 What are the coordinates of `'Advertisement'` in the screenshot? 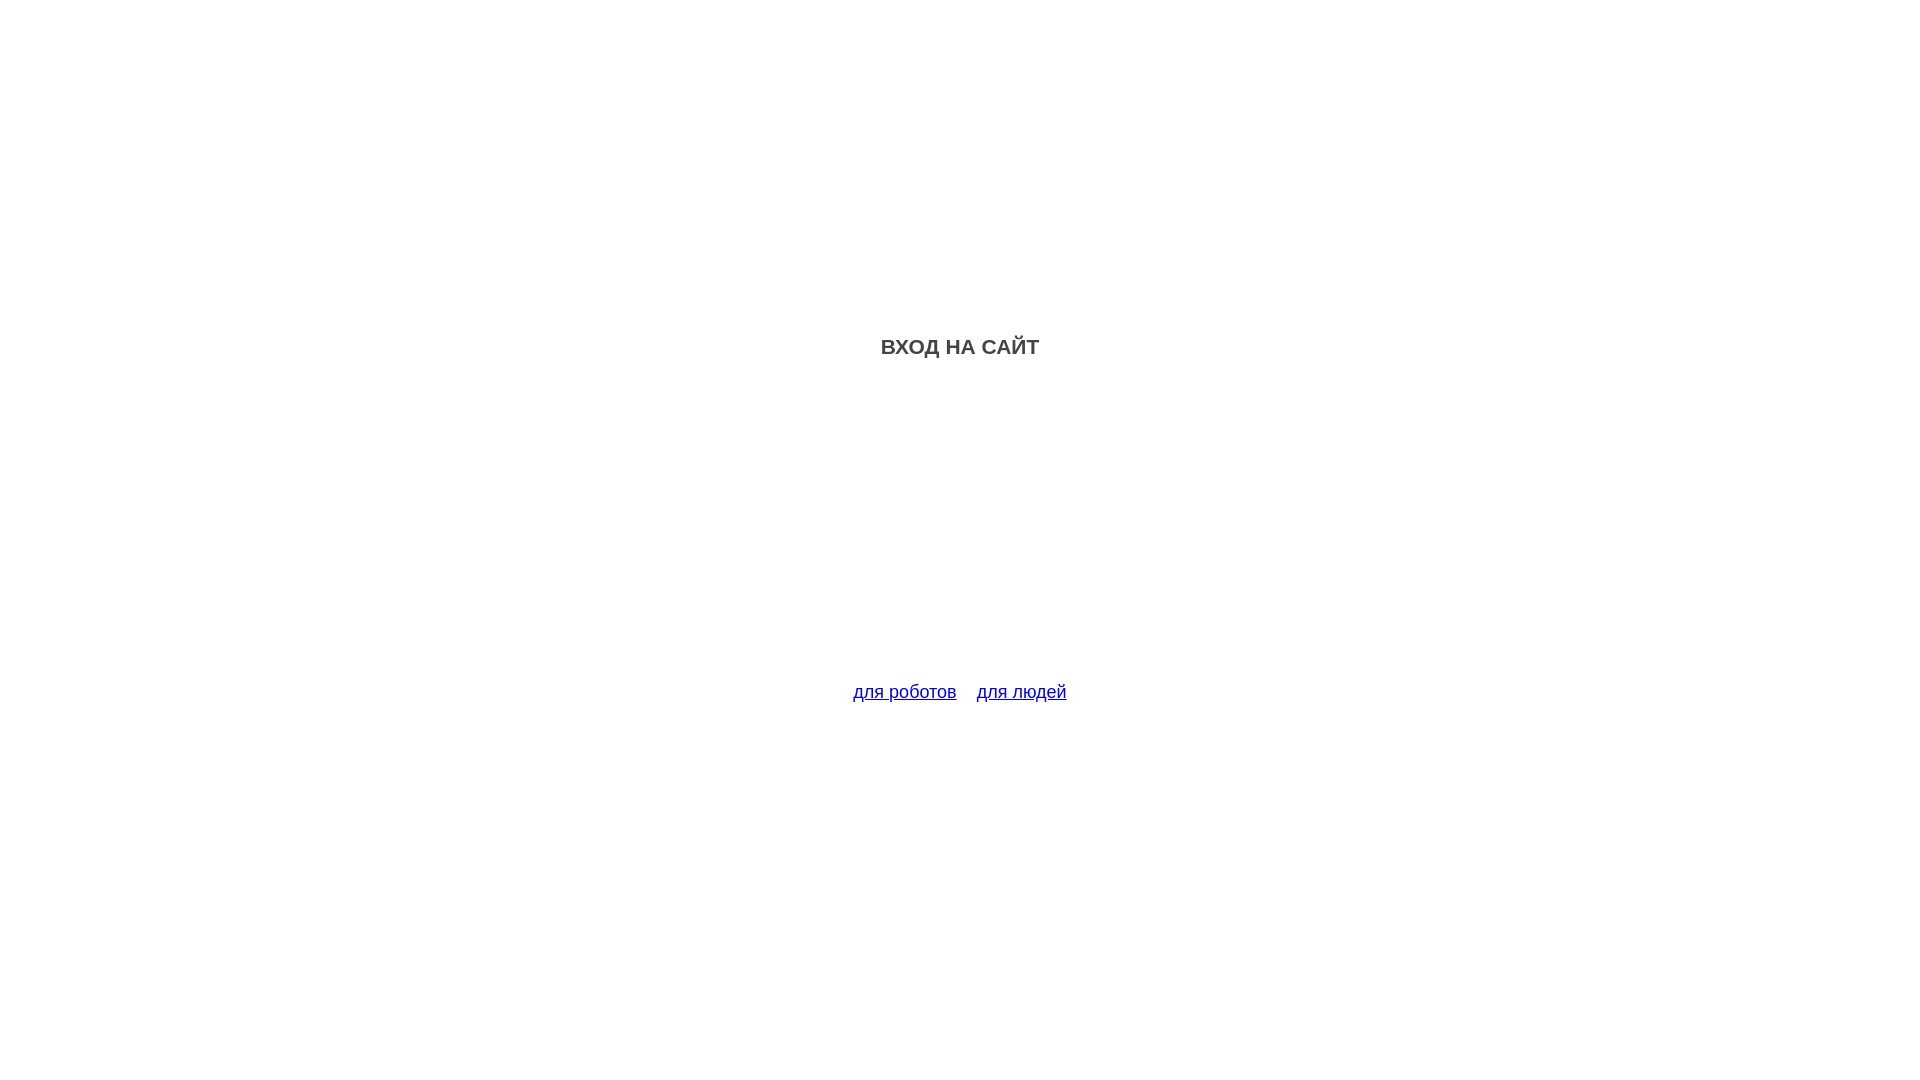 It's located at (960, 531).